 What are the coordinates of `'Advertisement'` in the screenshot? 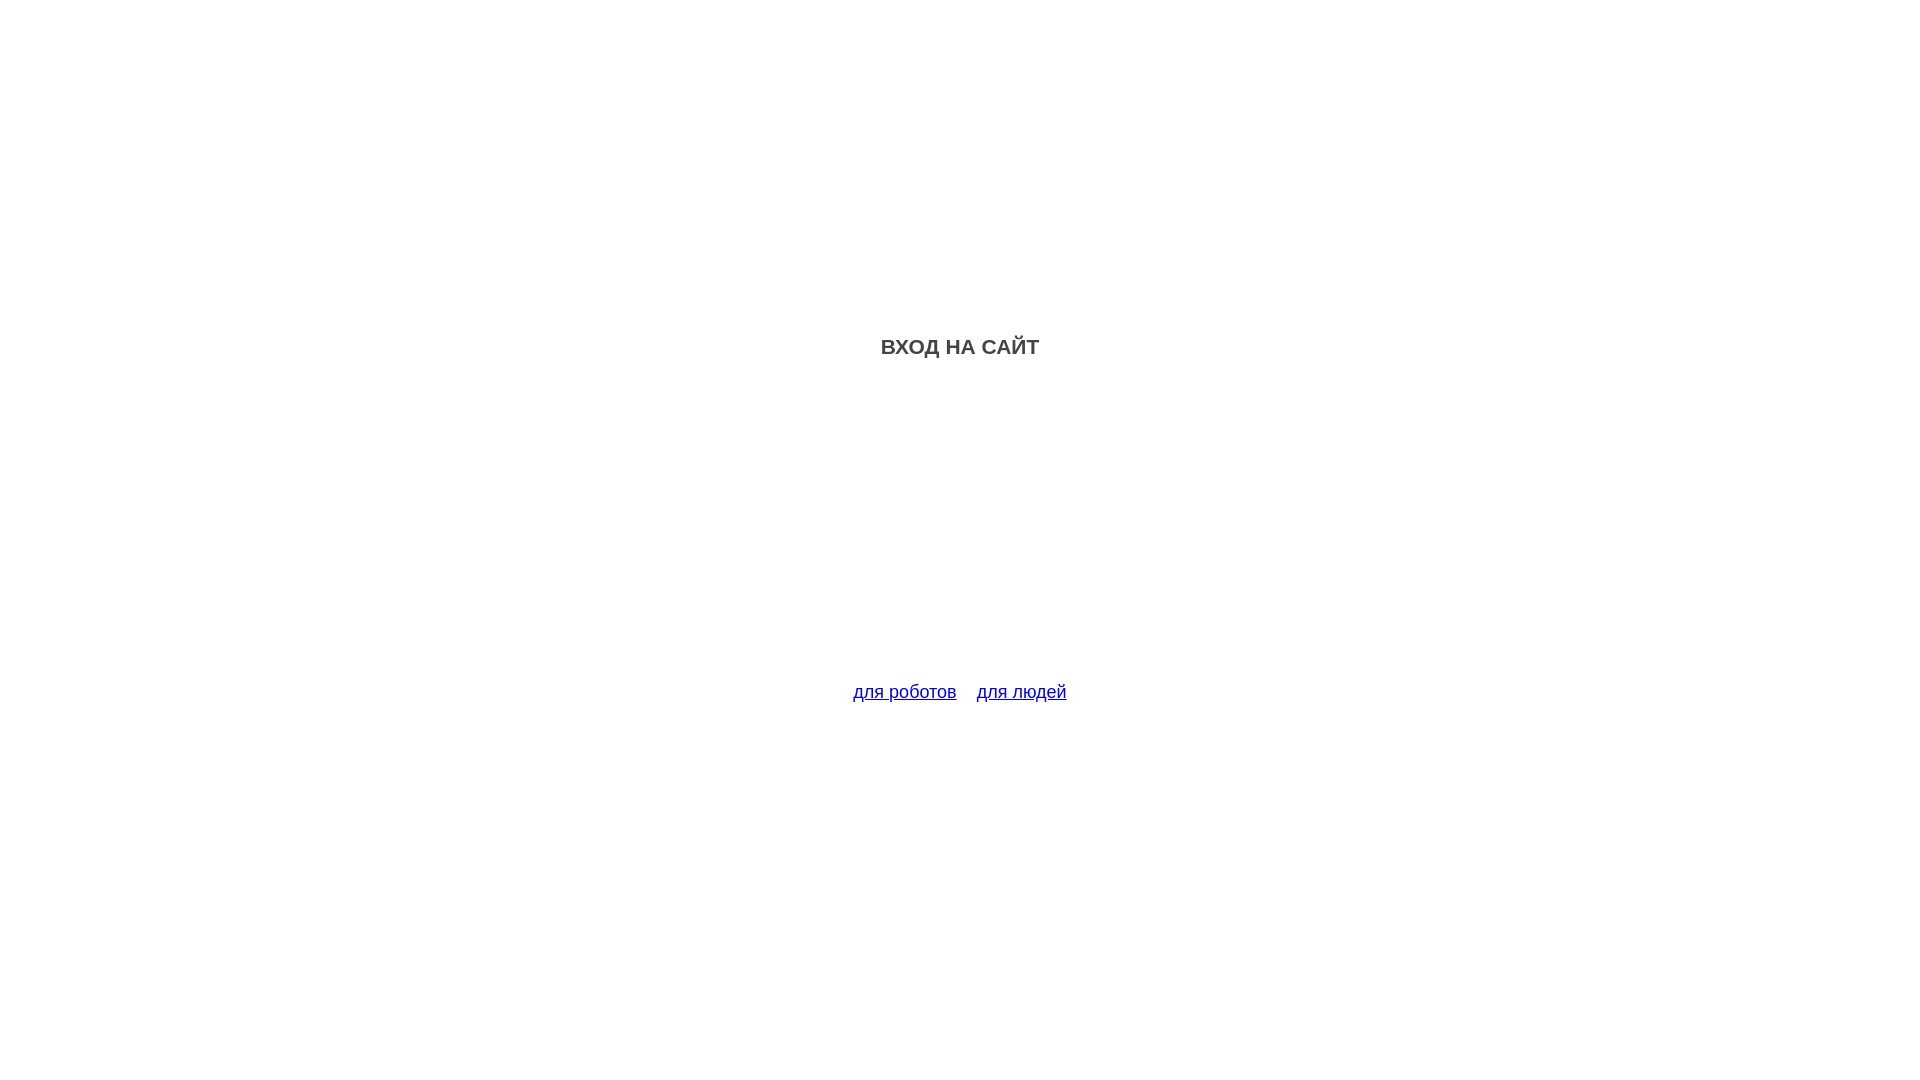 It's located at (960, 531).